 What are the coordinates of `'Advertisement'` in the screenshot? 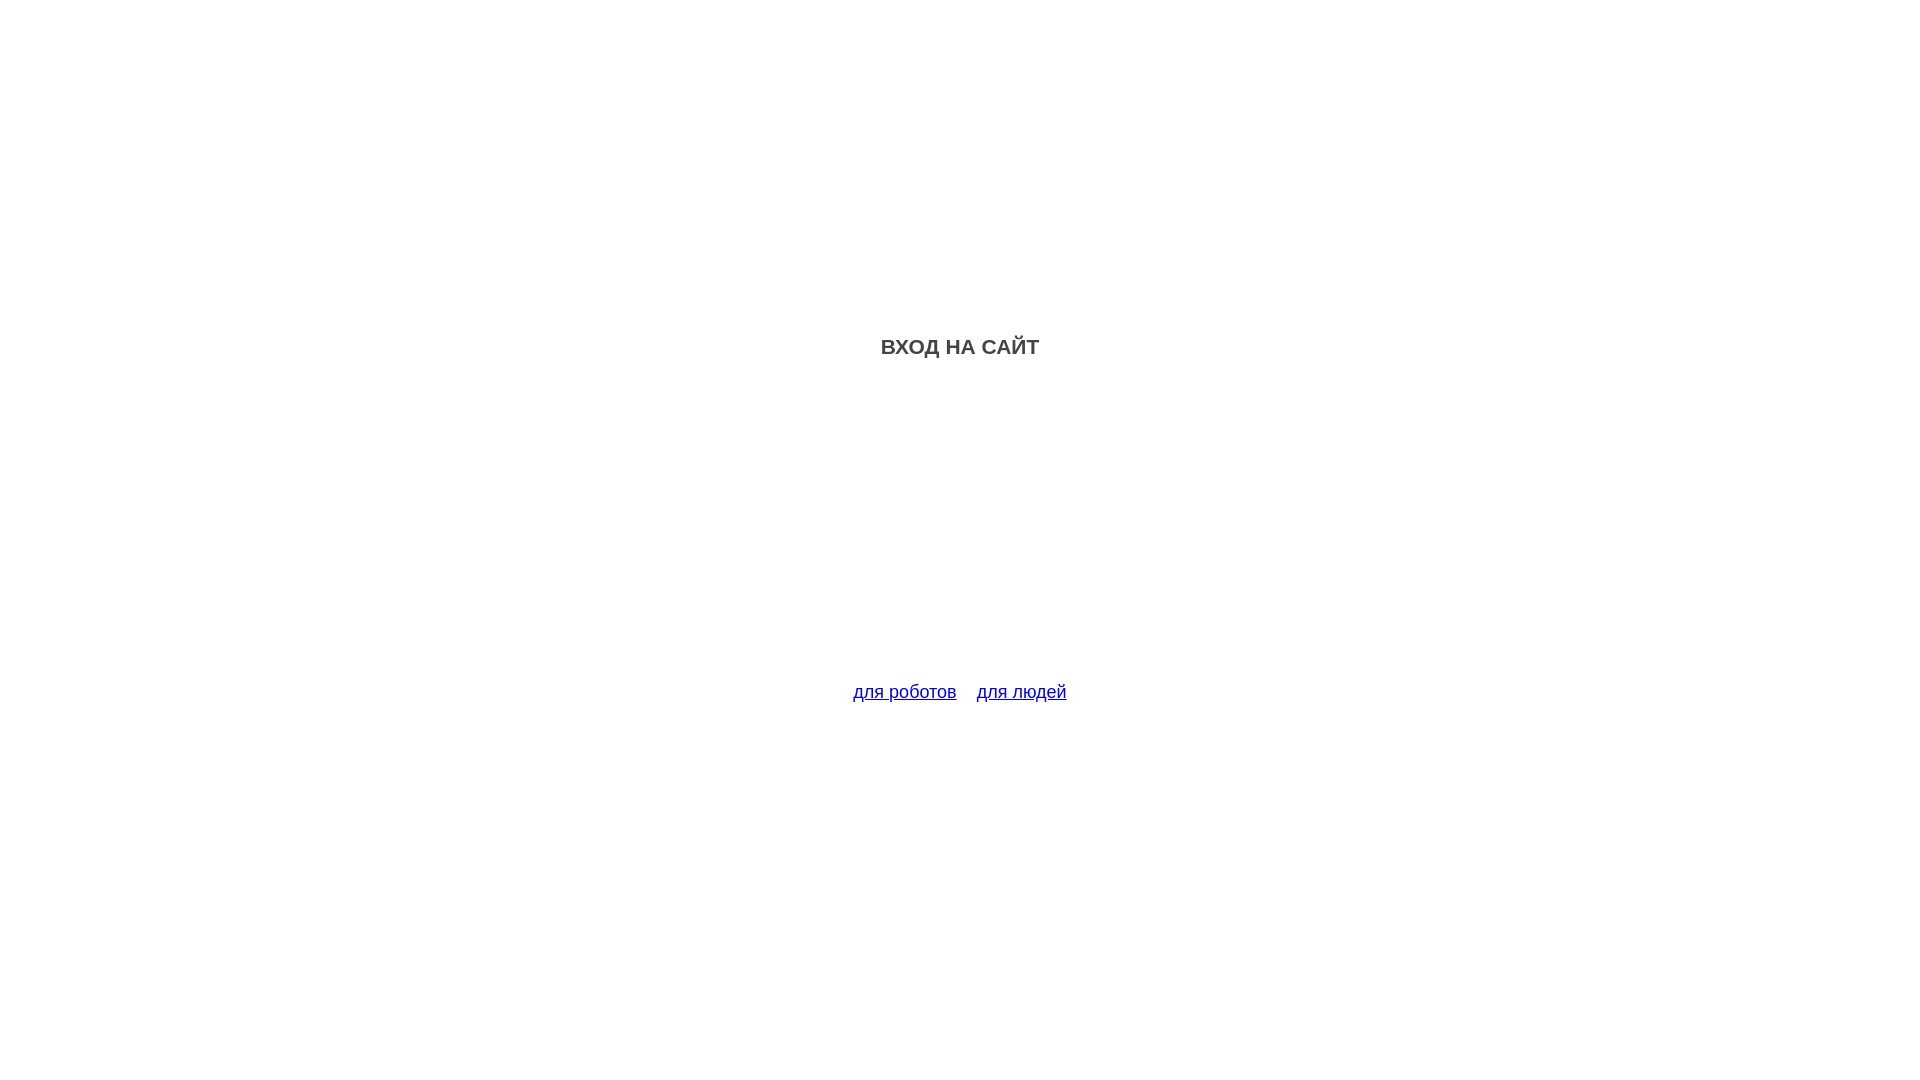 It's located at (960, 531).